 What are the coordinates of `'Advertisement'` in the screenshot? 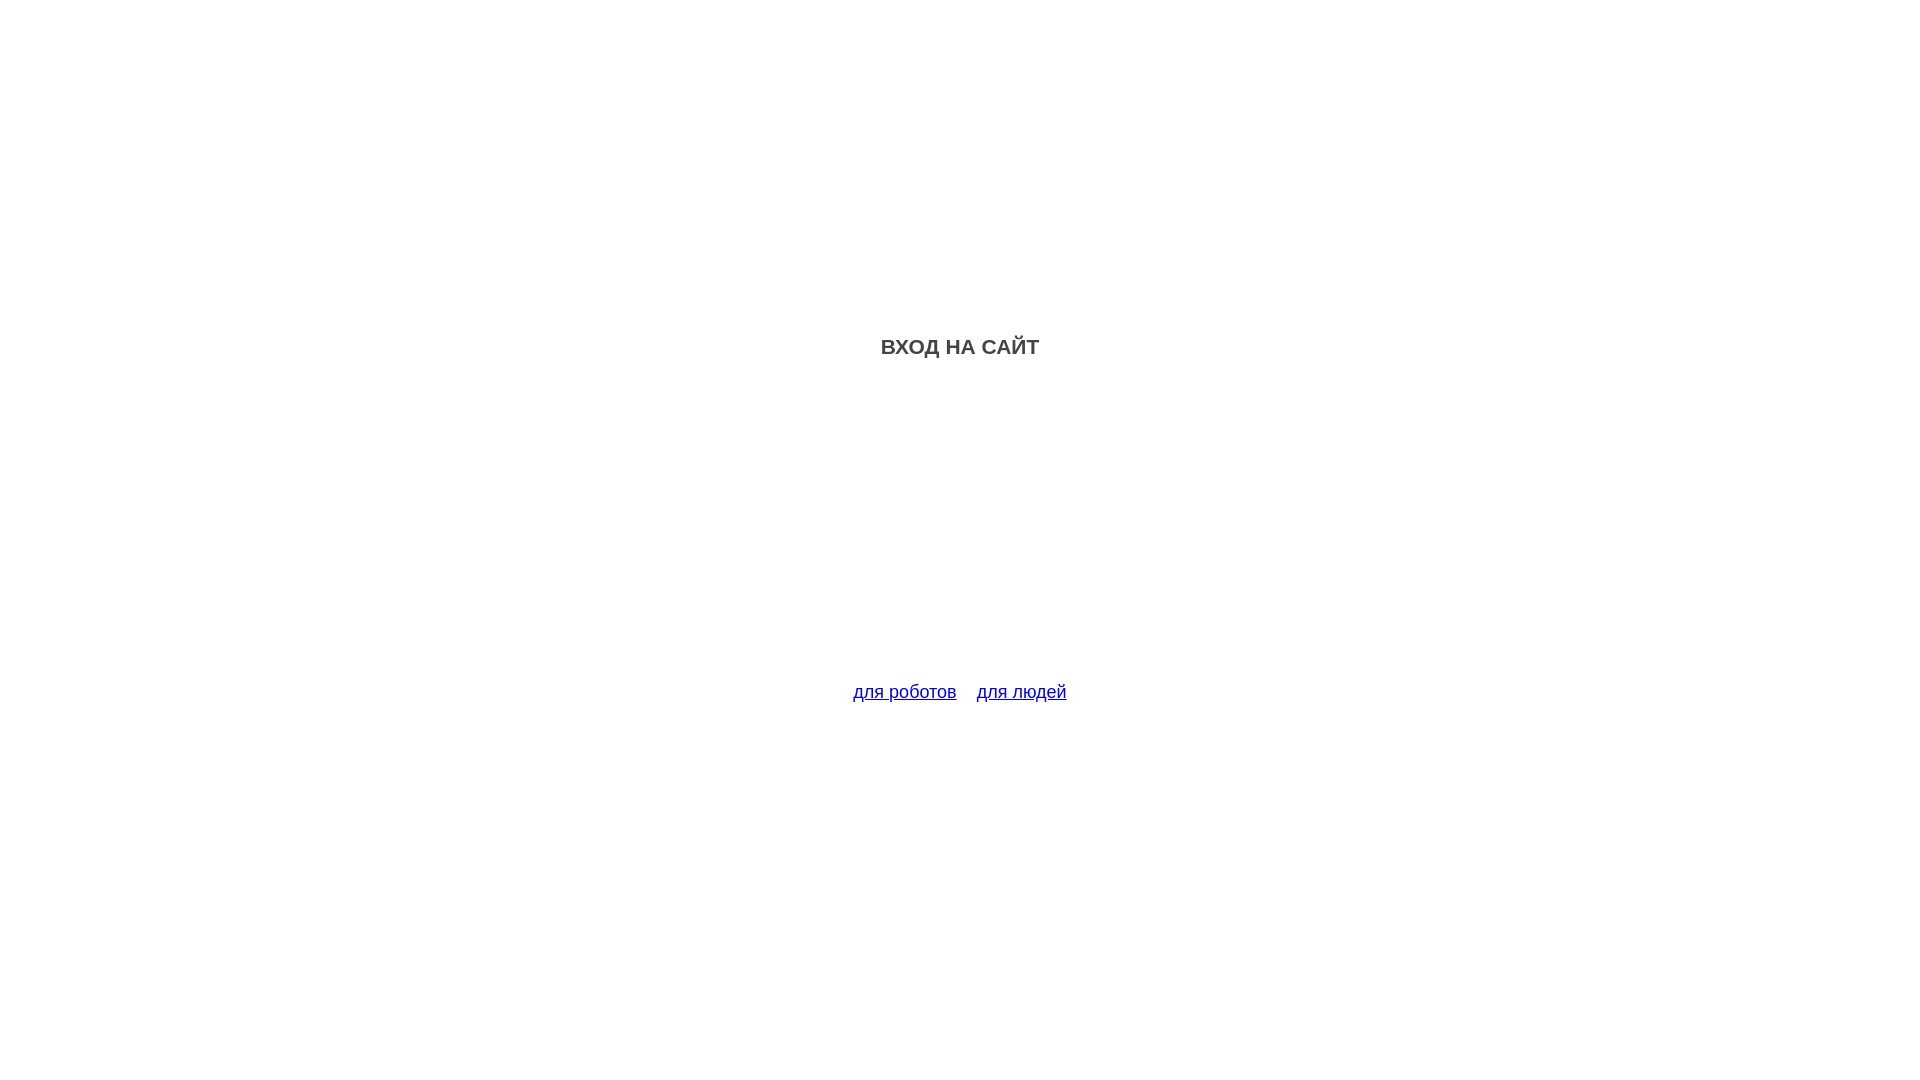 It's located at (960, 531).